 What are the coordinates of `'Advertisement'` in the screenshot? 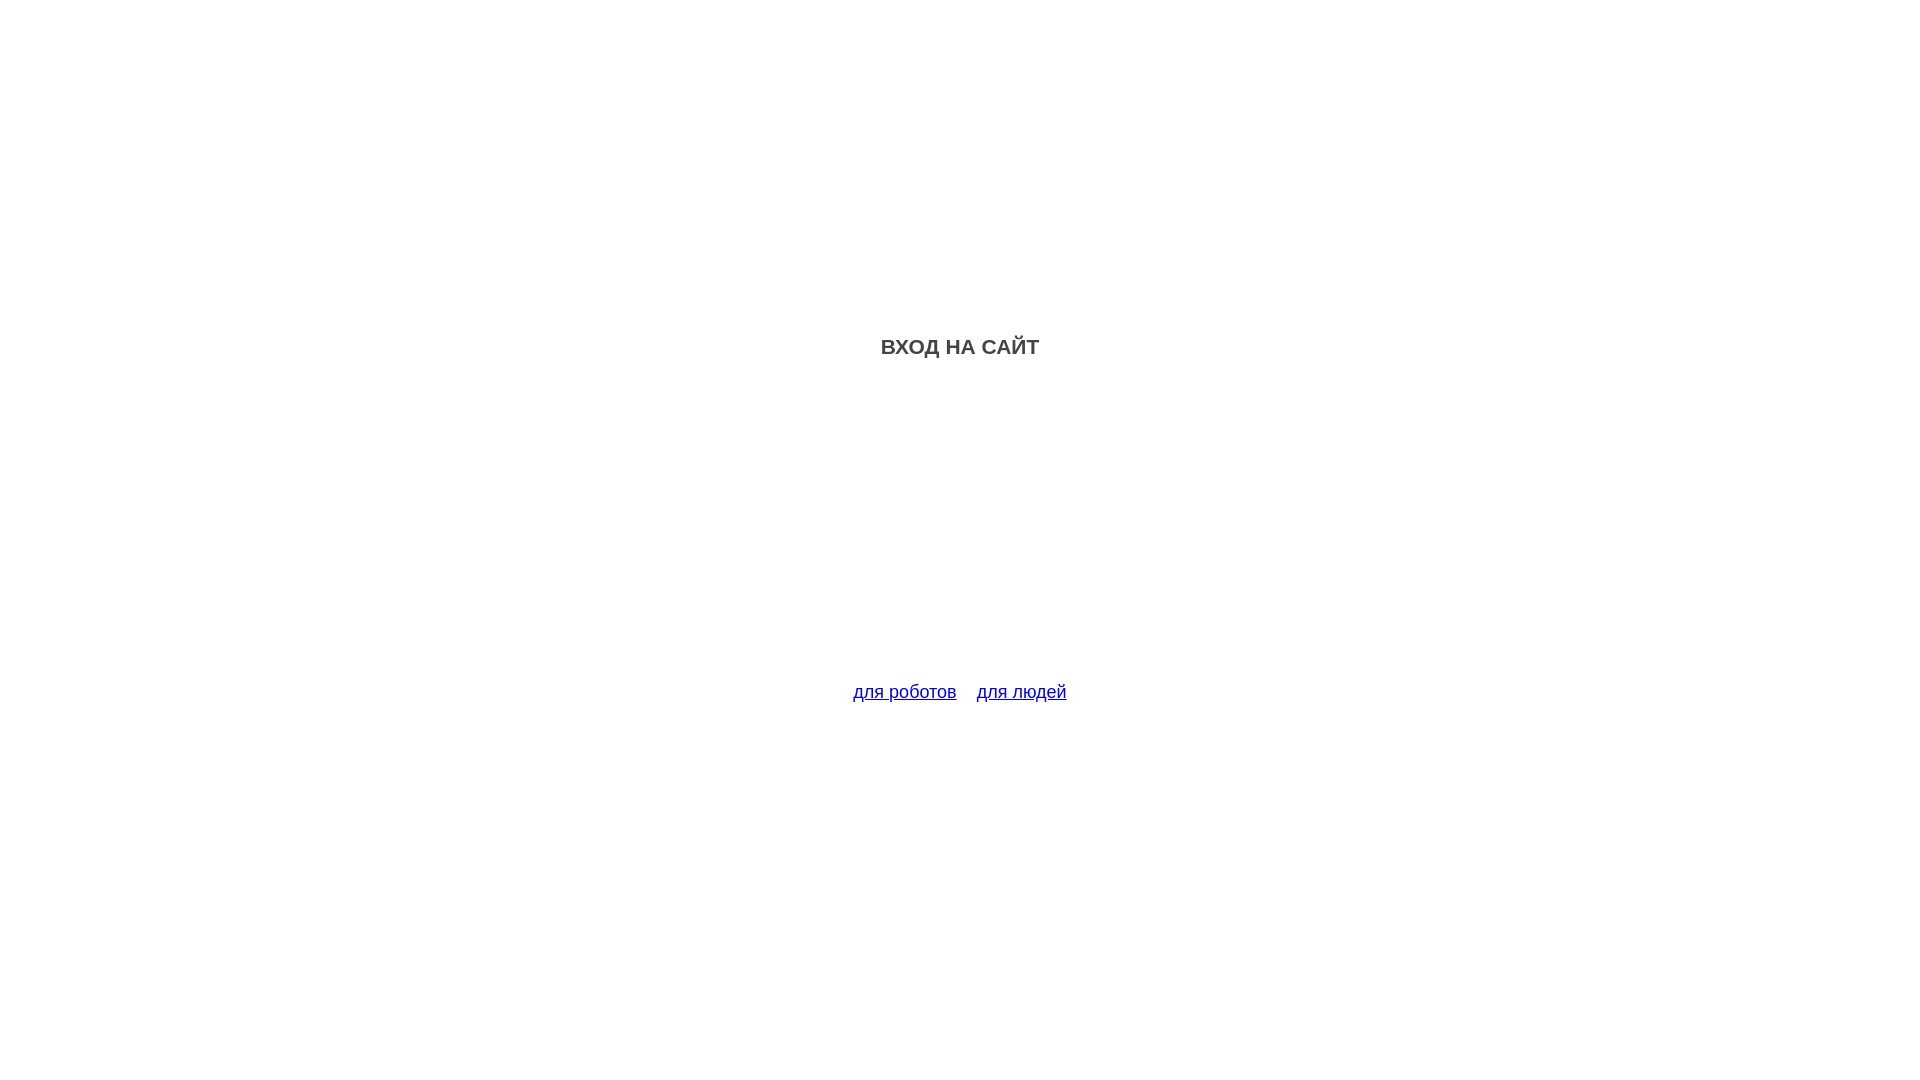 It's located at (960, 531).